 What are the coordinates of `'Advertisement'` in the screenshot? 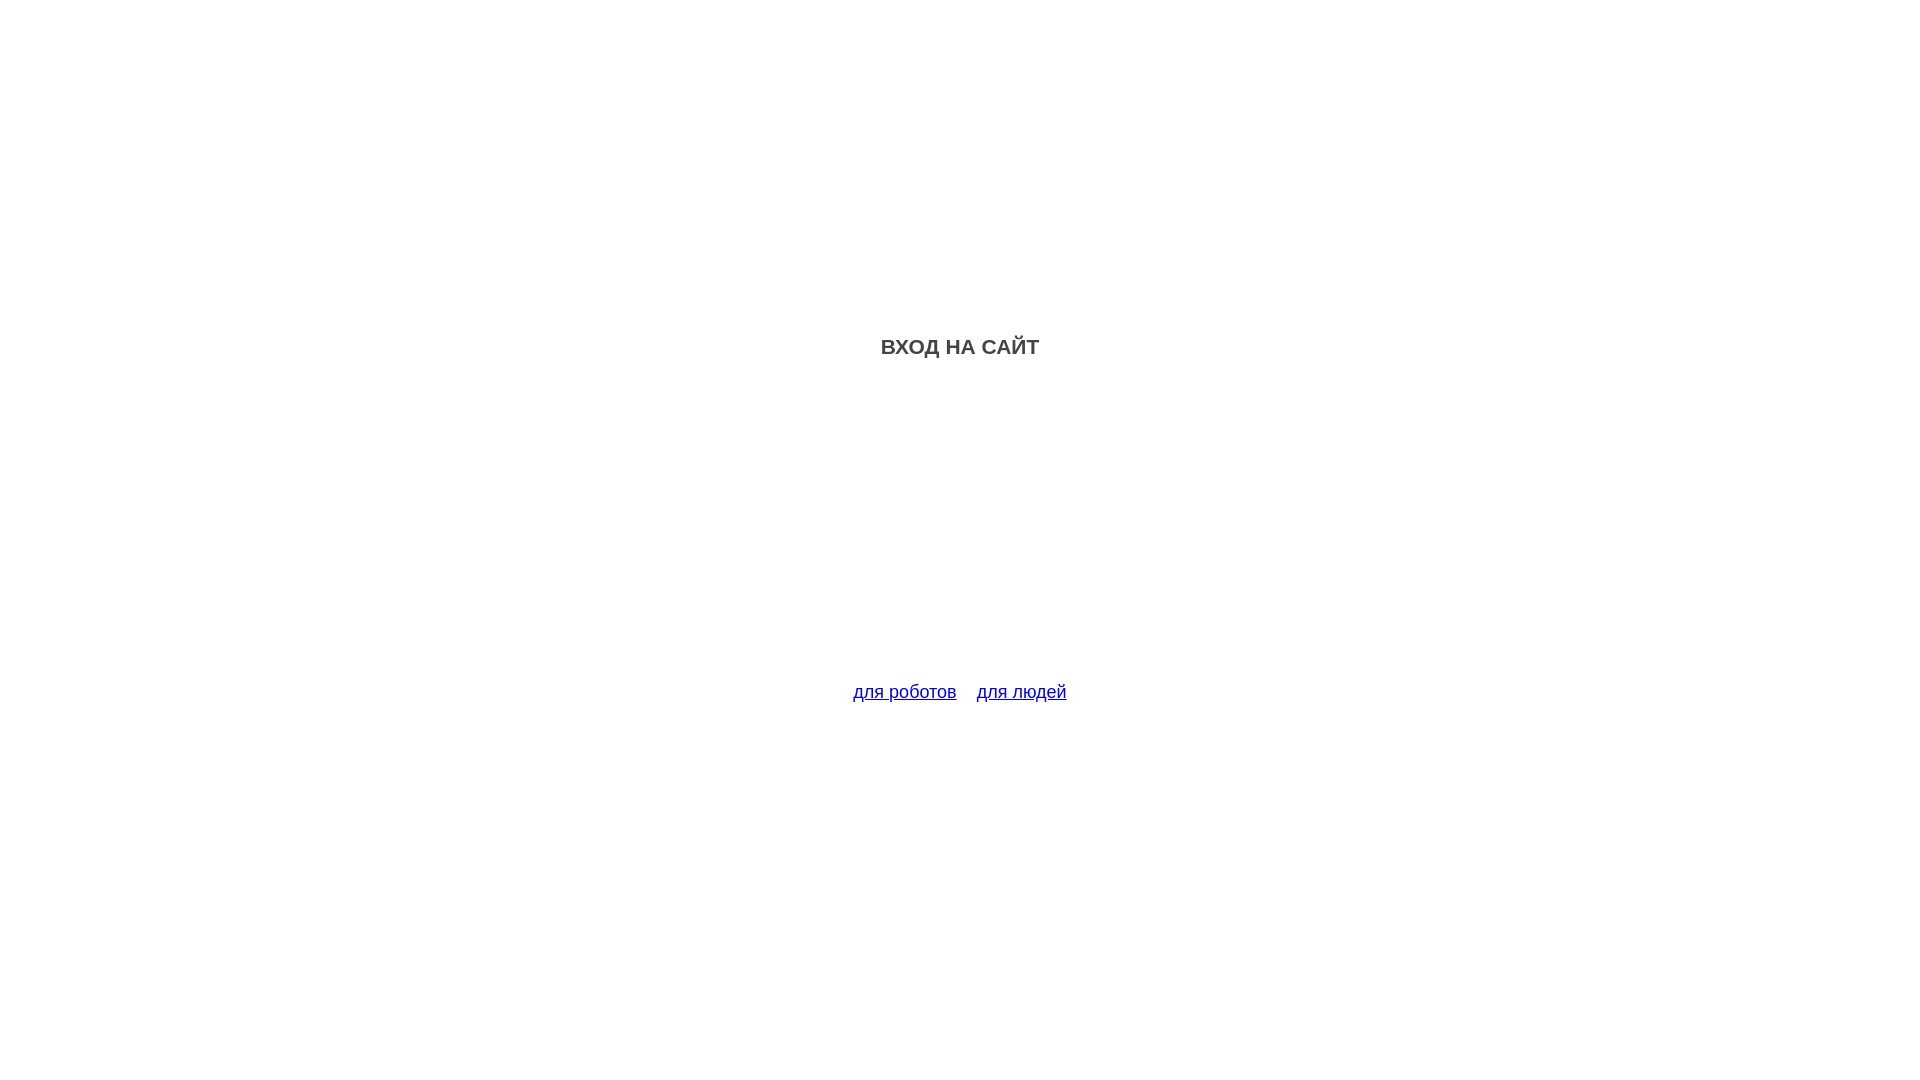 It's located at (960, 531).